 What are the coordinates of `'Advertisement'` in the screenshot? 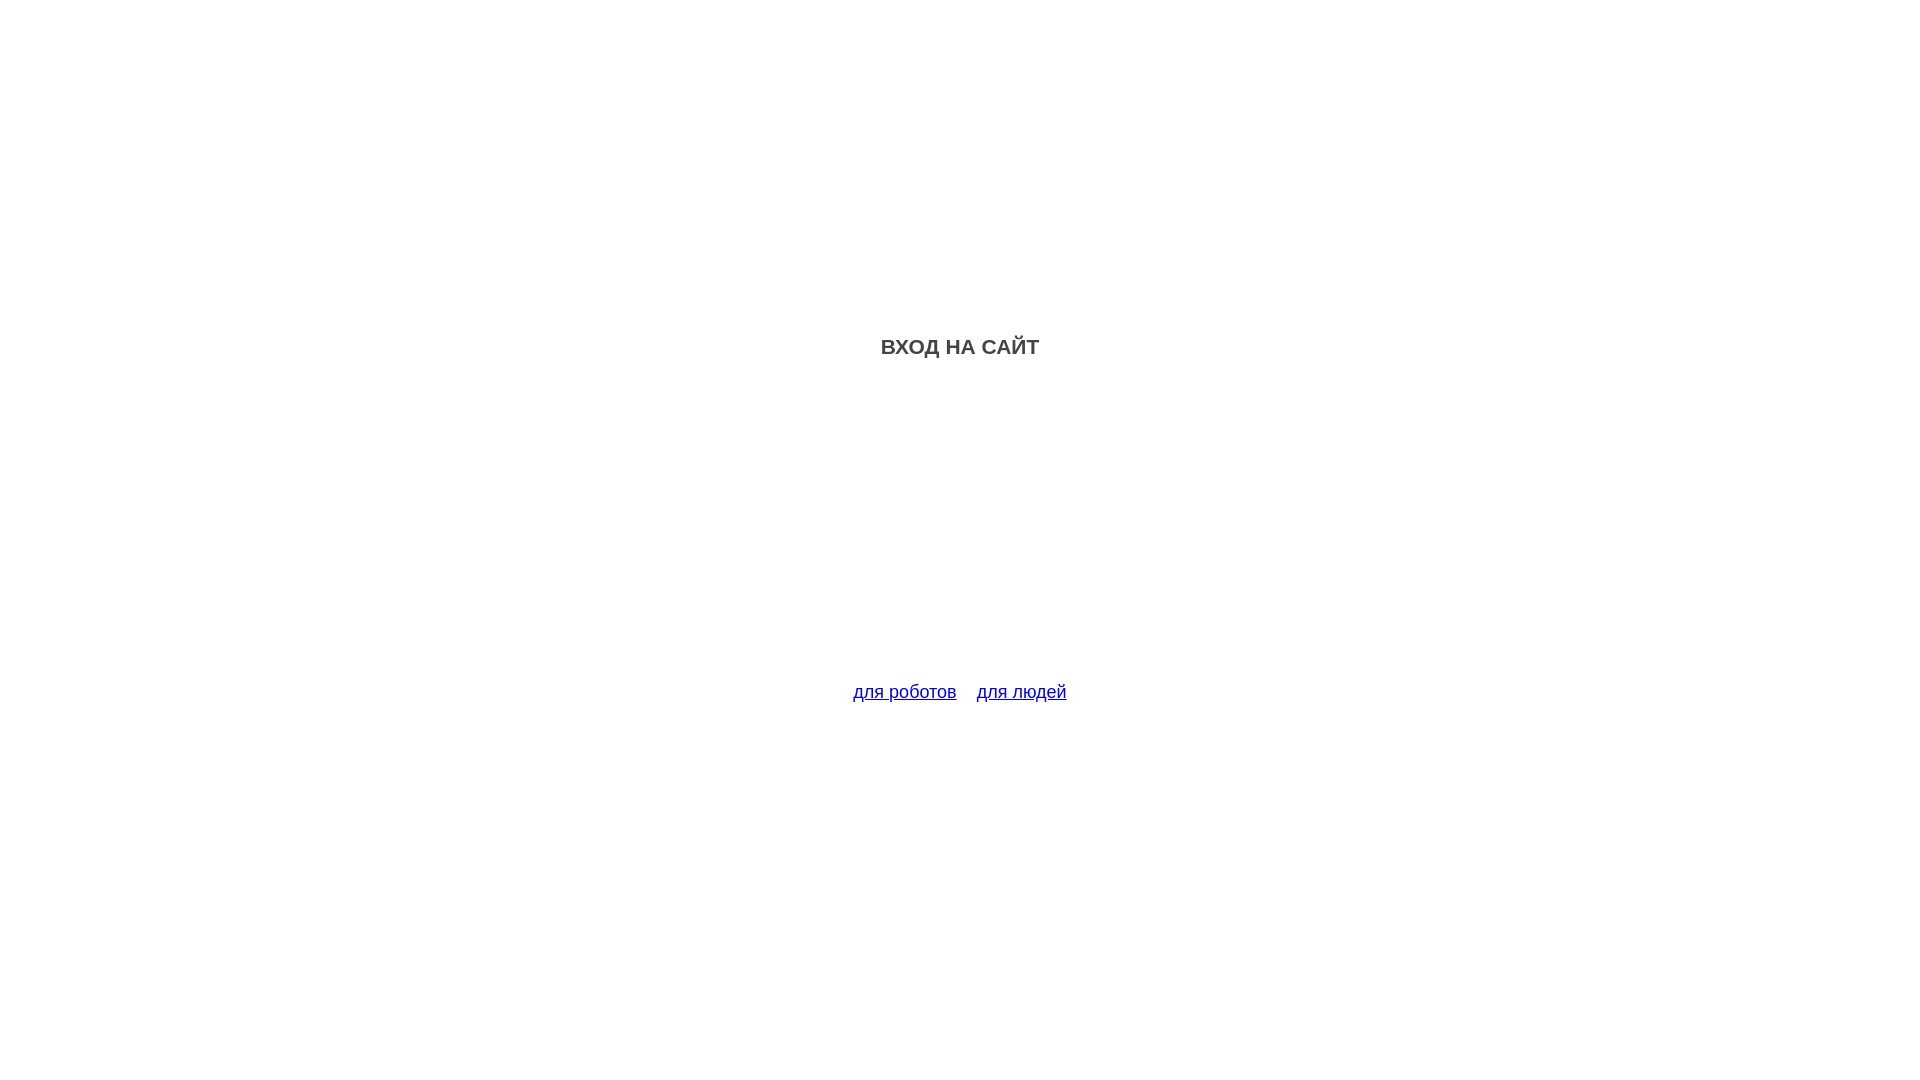 It's located at (960, 531).